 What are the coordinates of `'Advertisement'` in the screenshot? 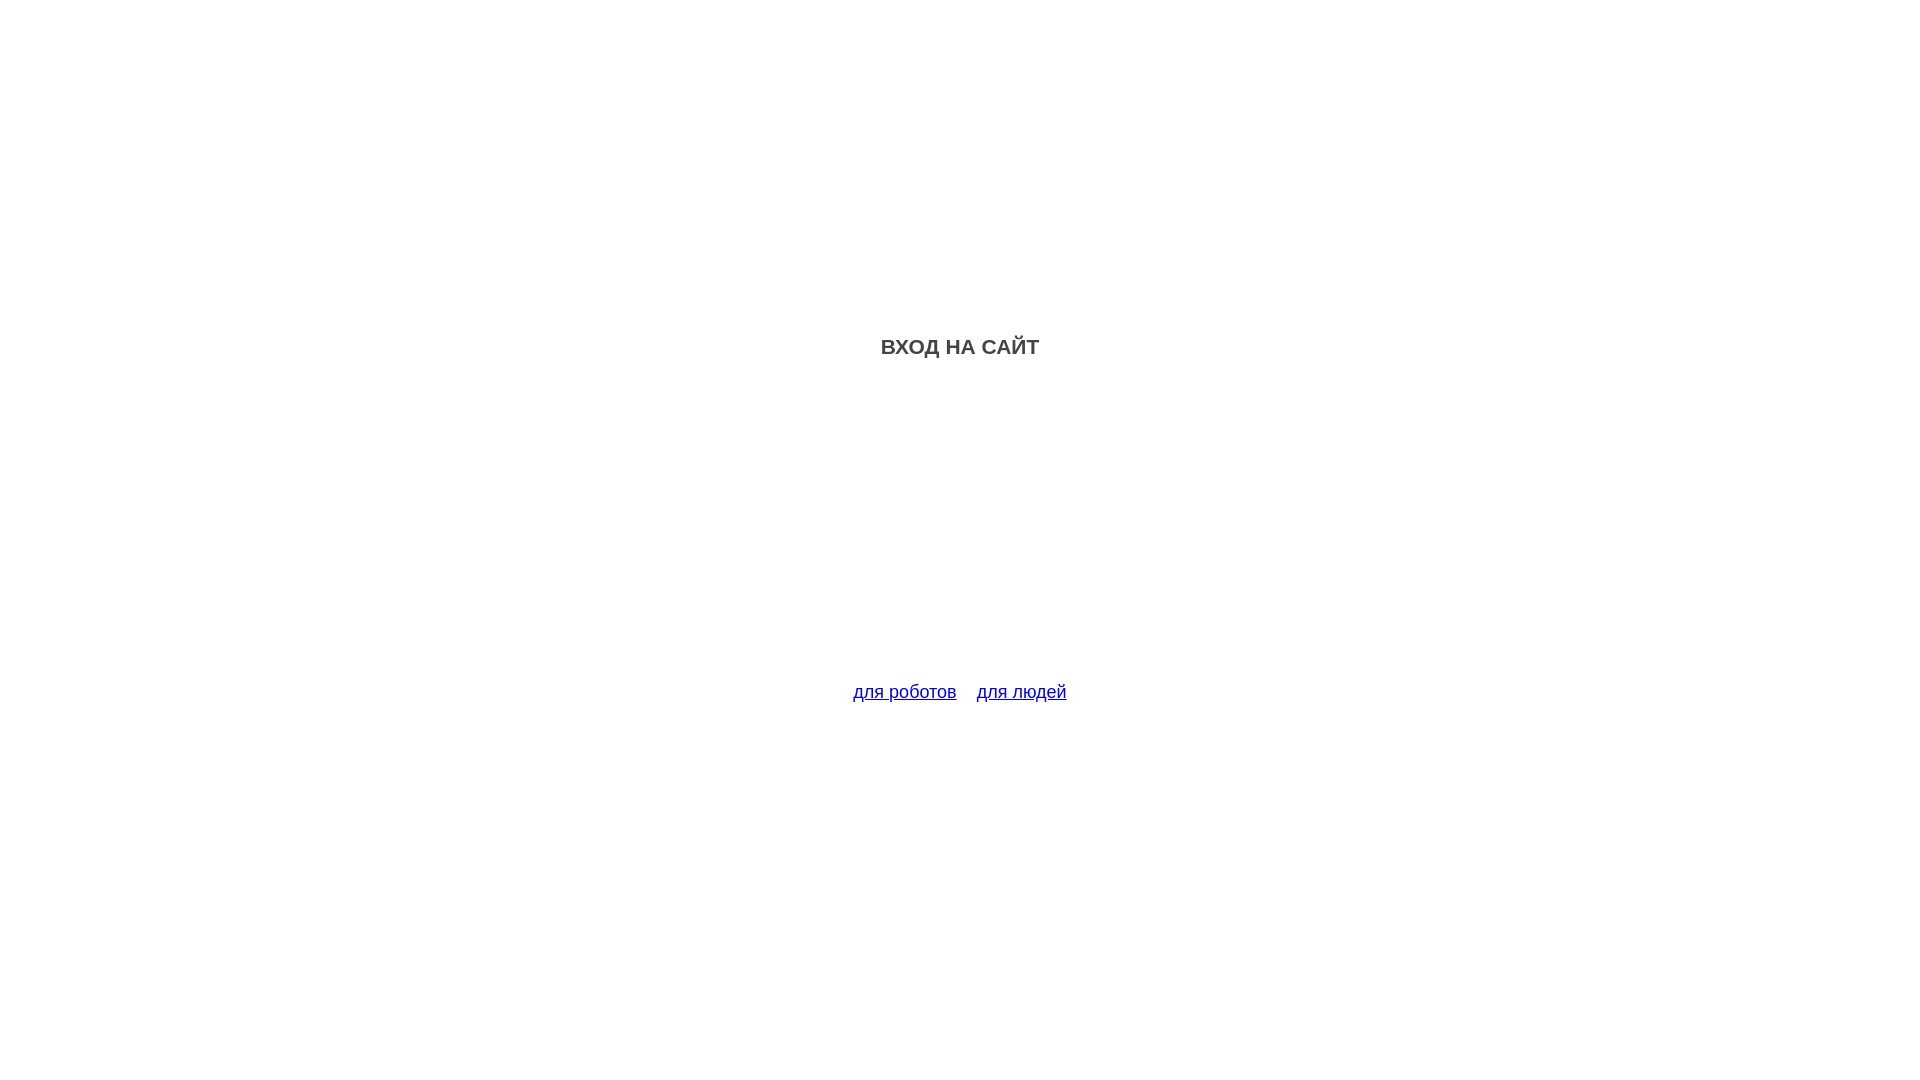 It's located at (960, 531).